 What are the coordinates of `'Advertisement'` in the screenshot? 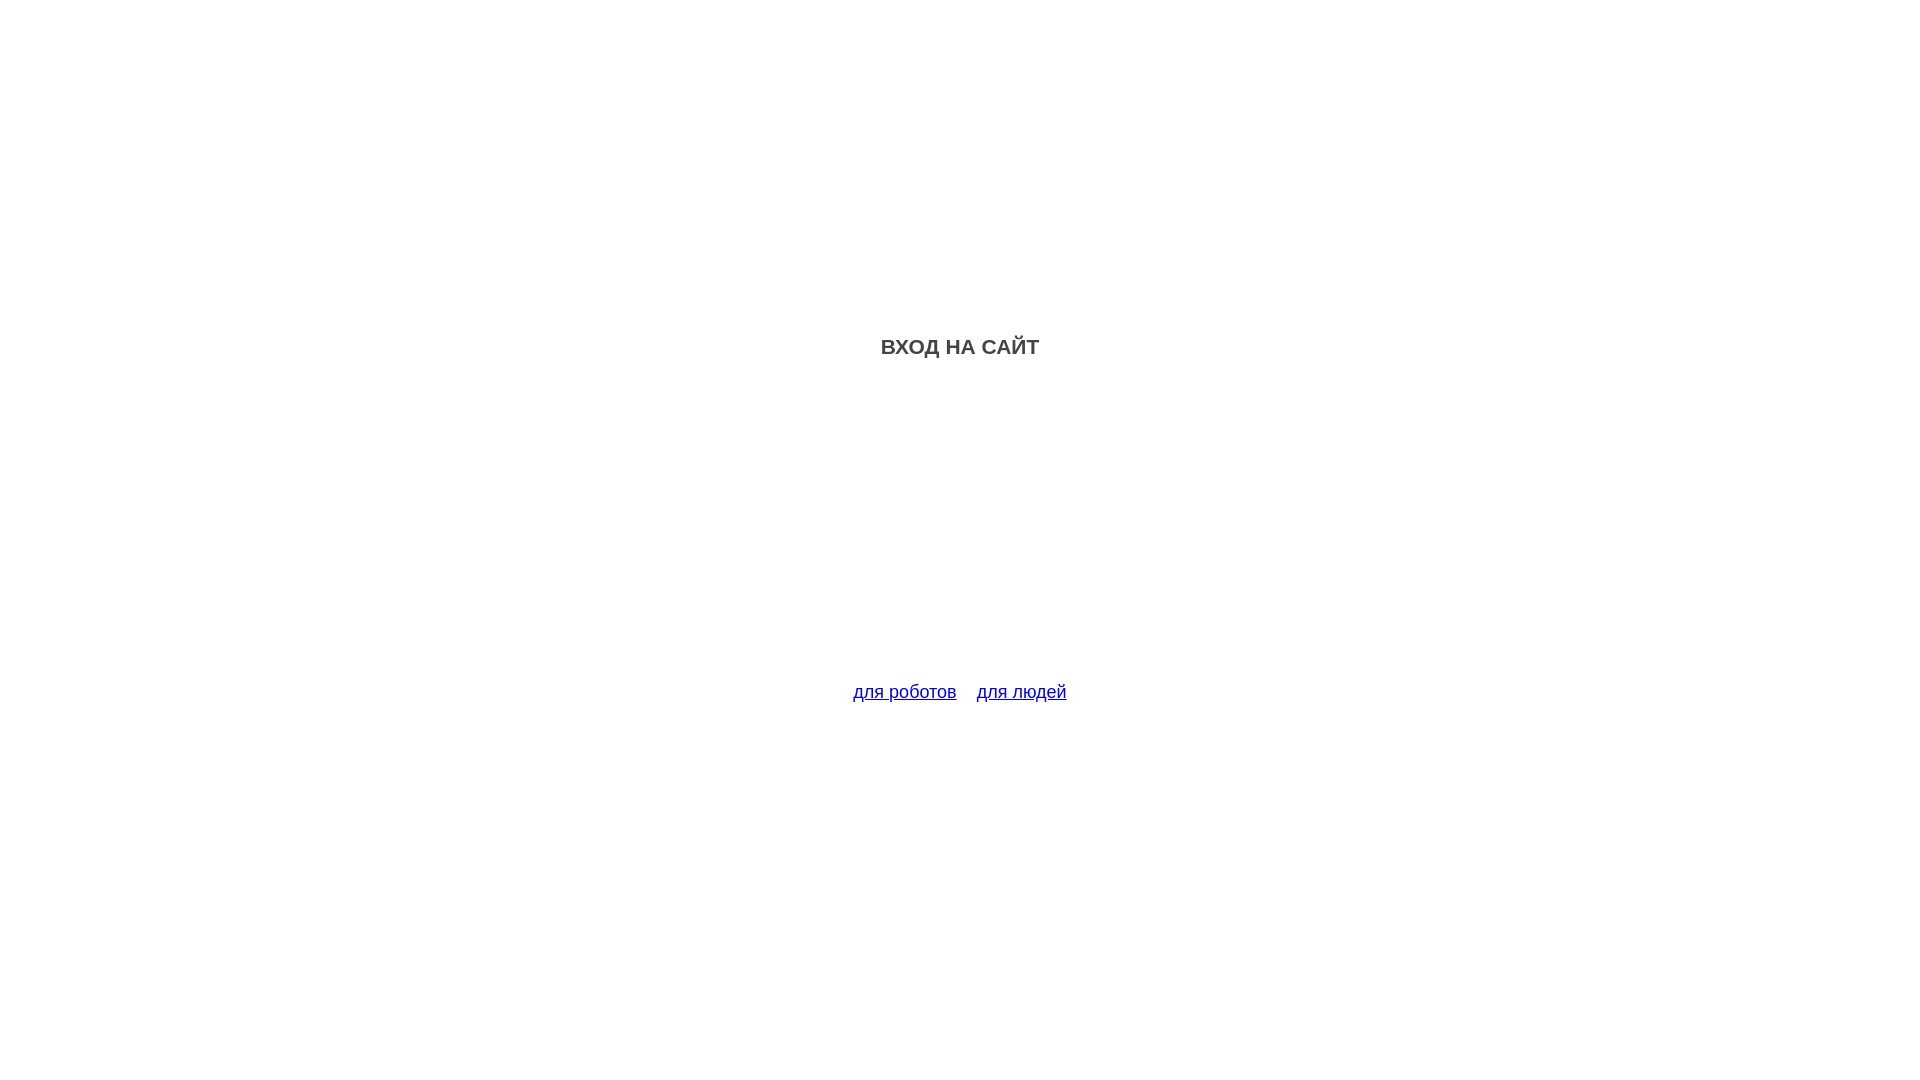 It's located at (960, 531).